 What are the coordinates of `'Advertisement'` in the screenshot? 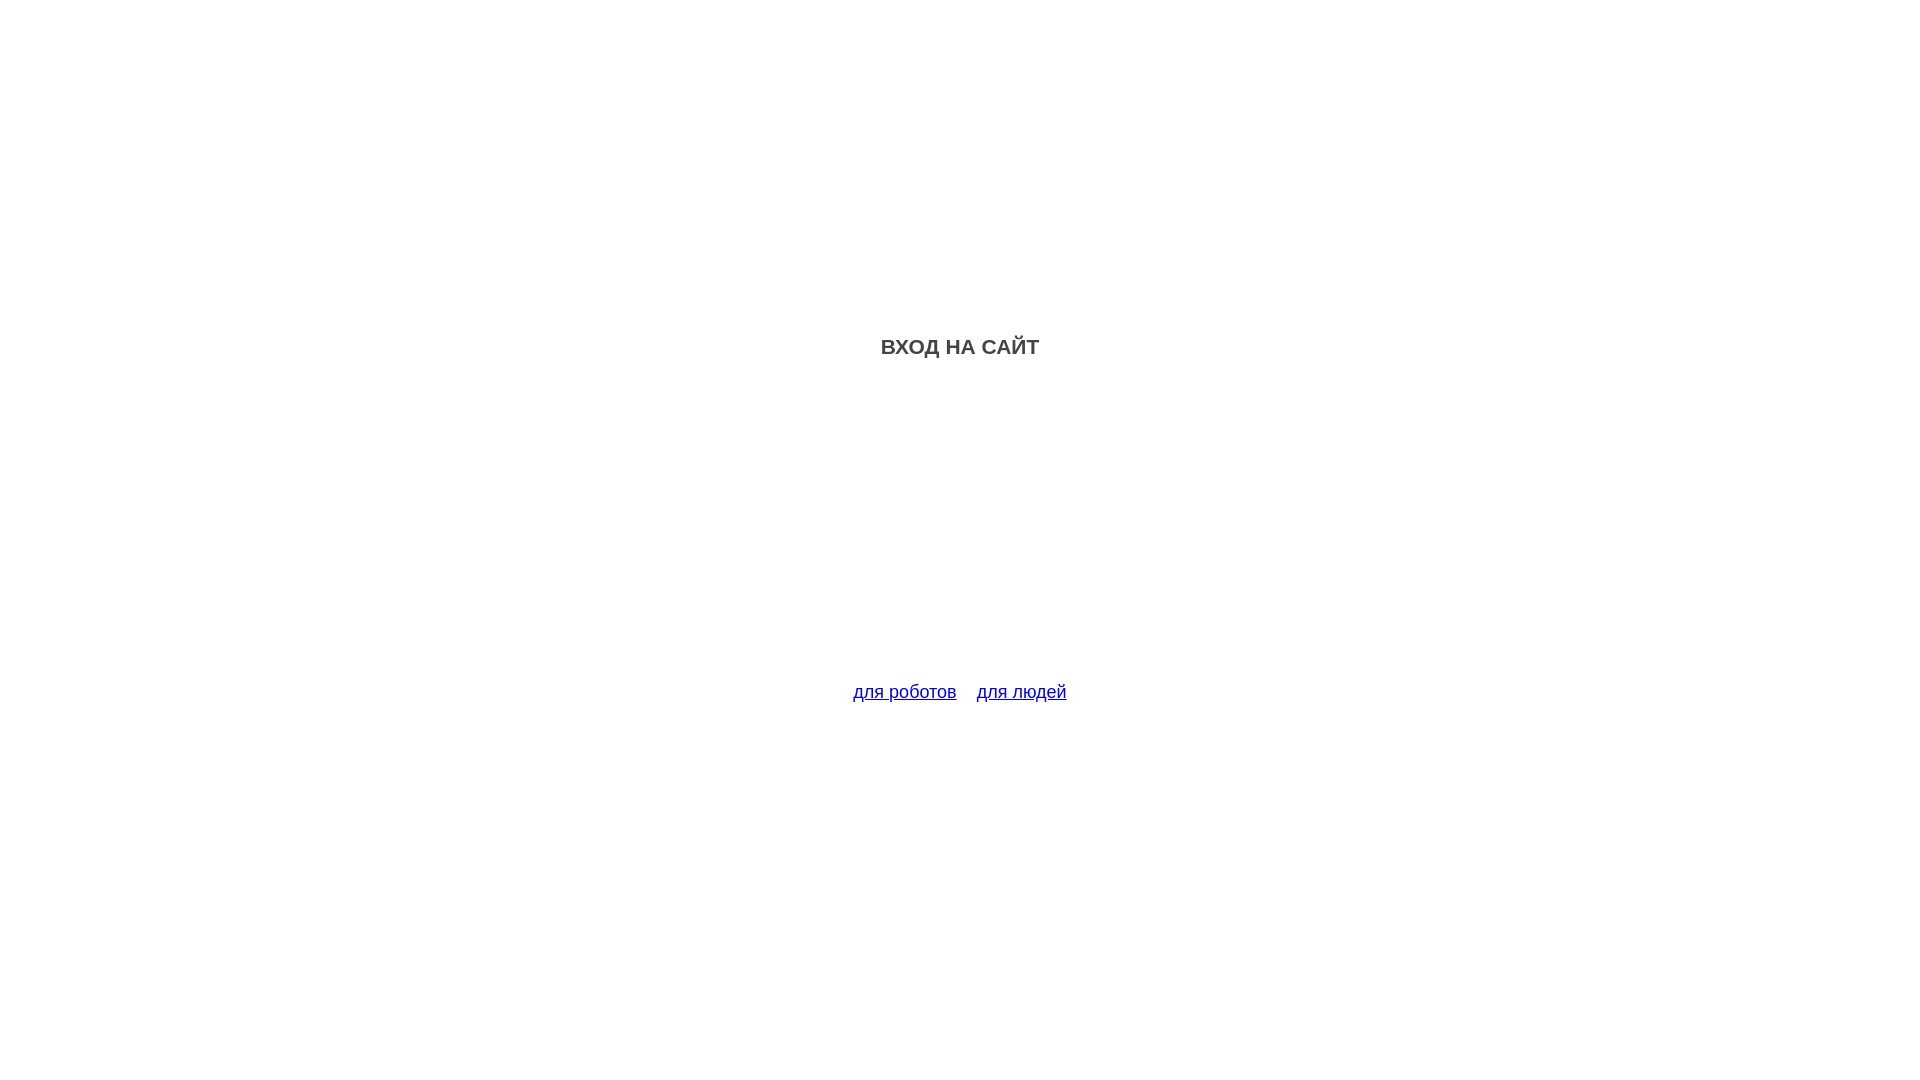 It's located at (960, 531).